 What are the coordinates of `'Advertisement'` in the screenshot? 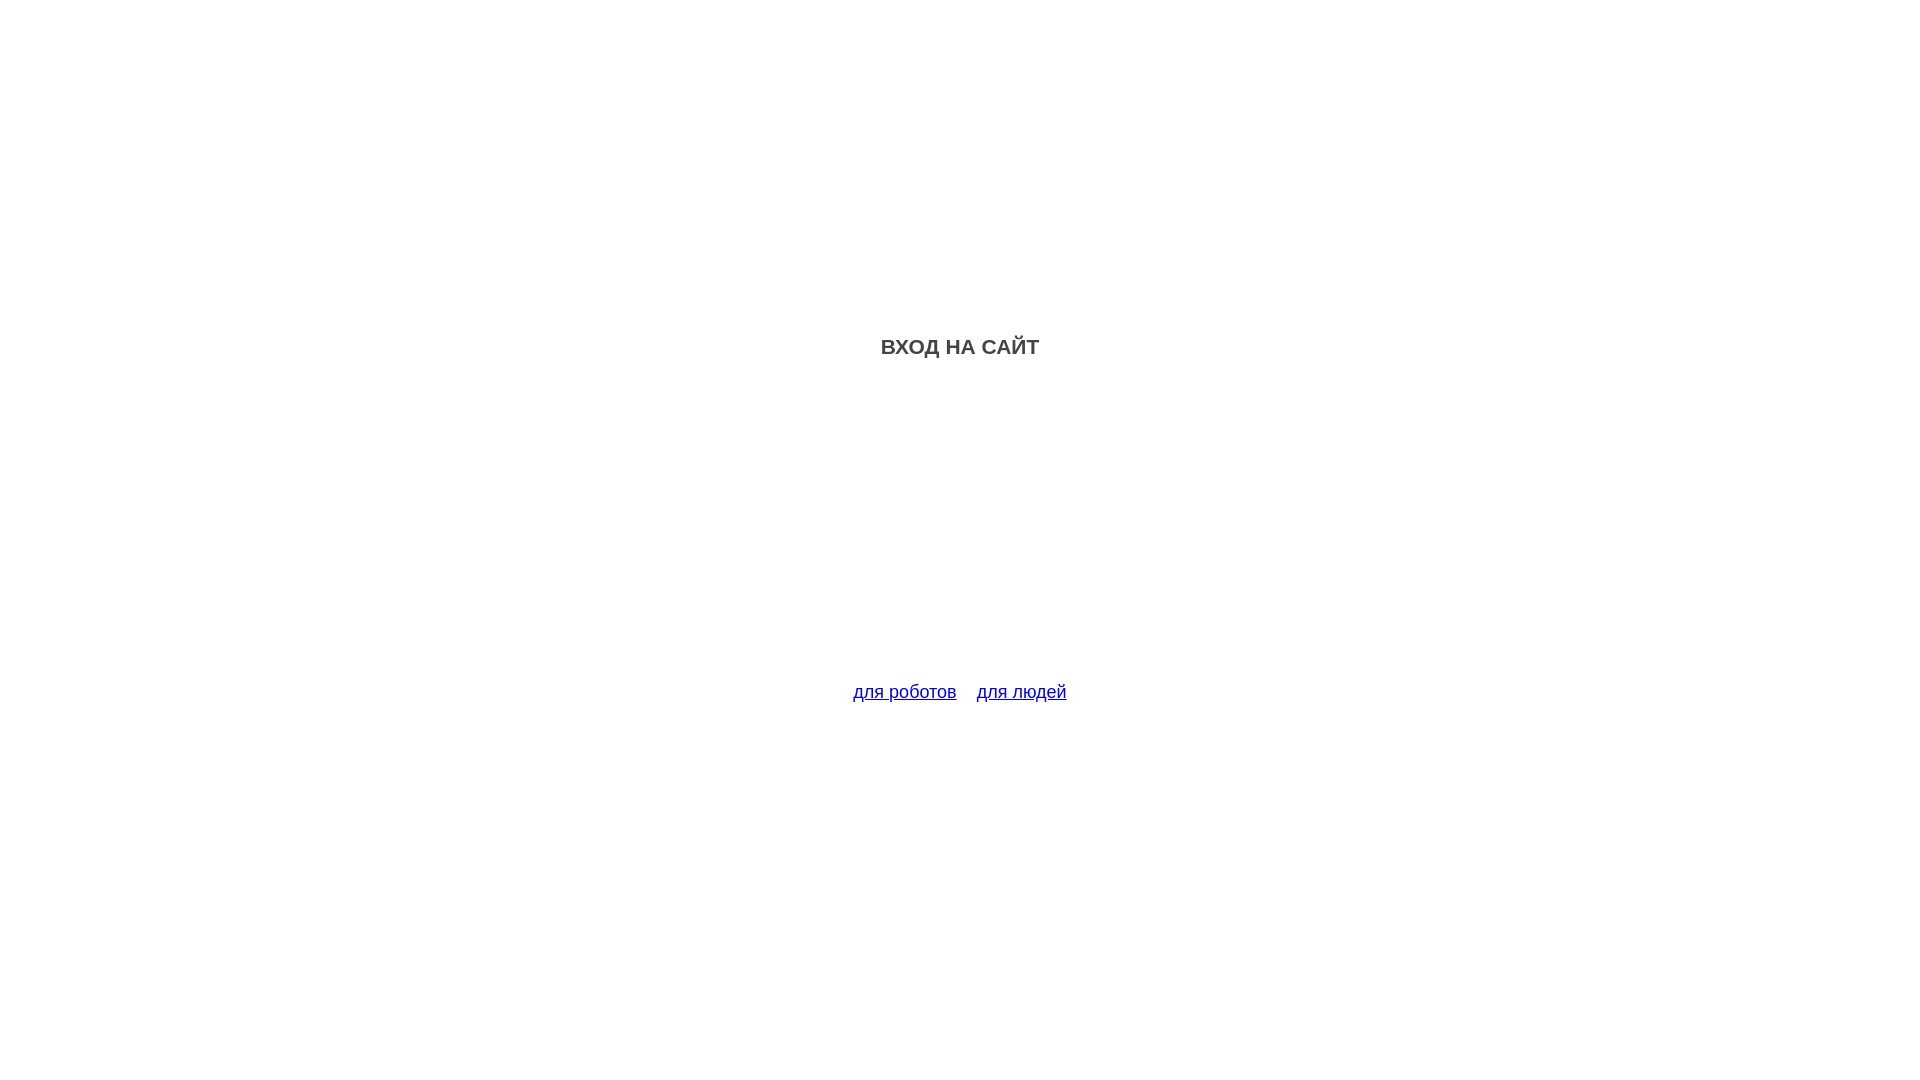 It's located at (960, 531).